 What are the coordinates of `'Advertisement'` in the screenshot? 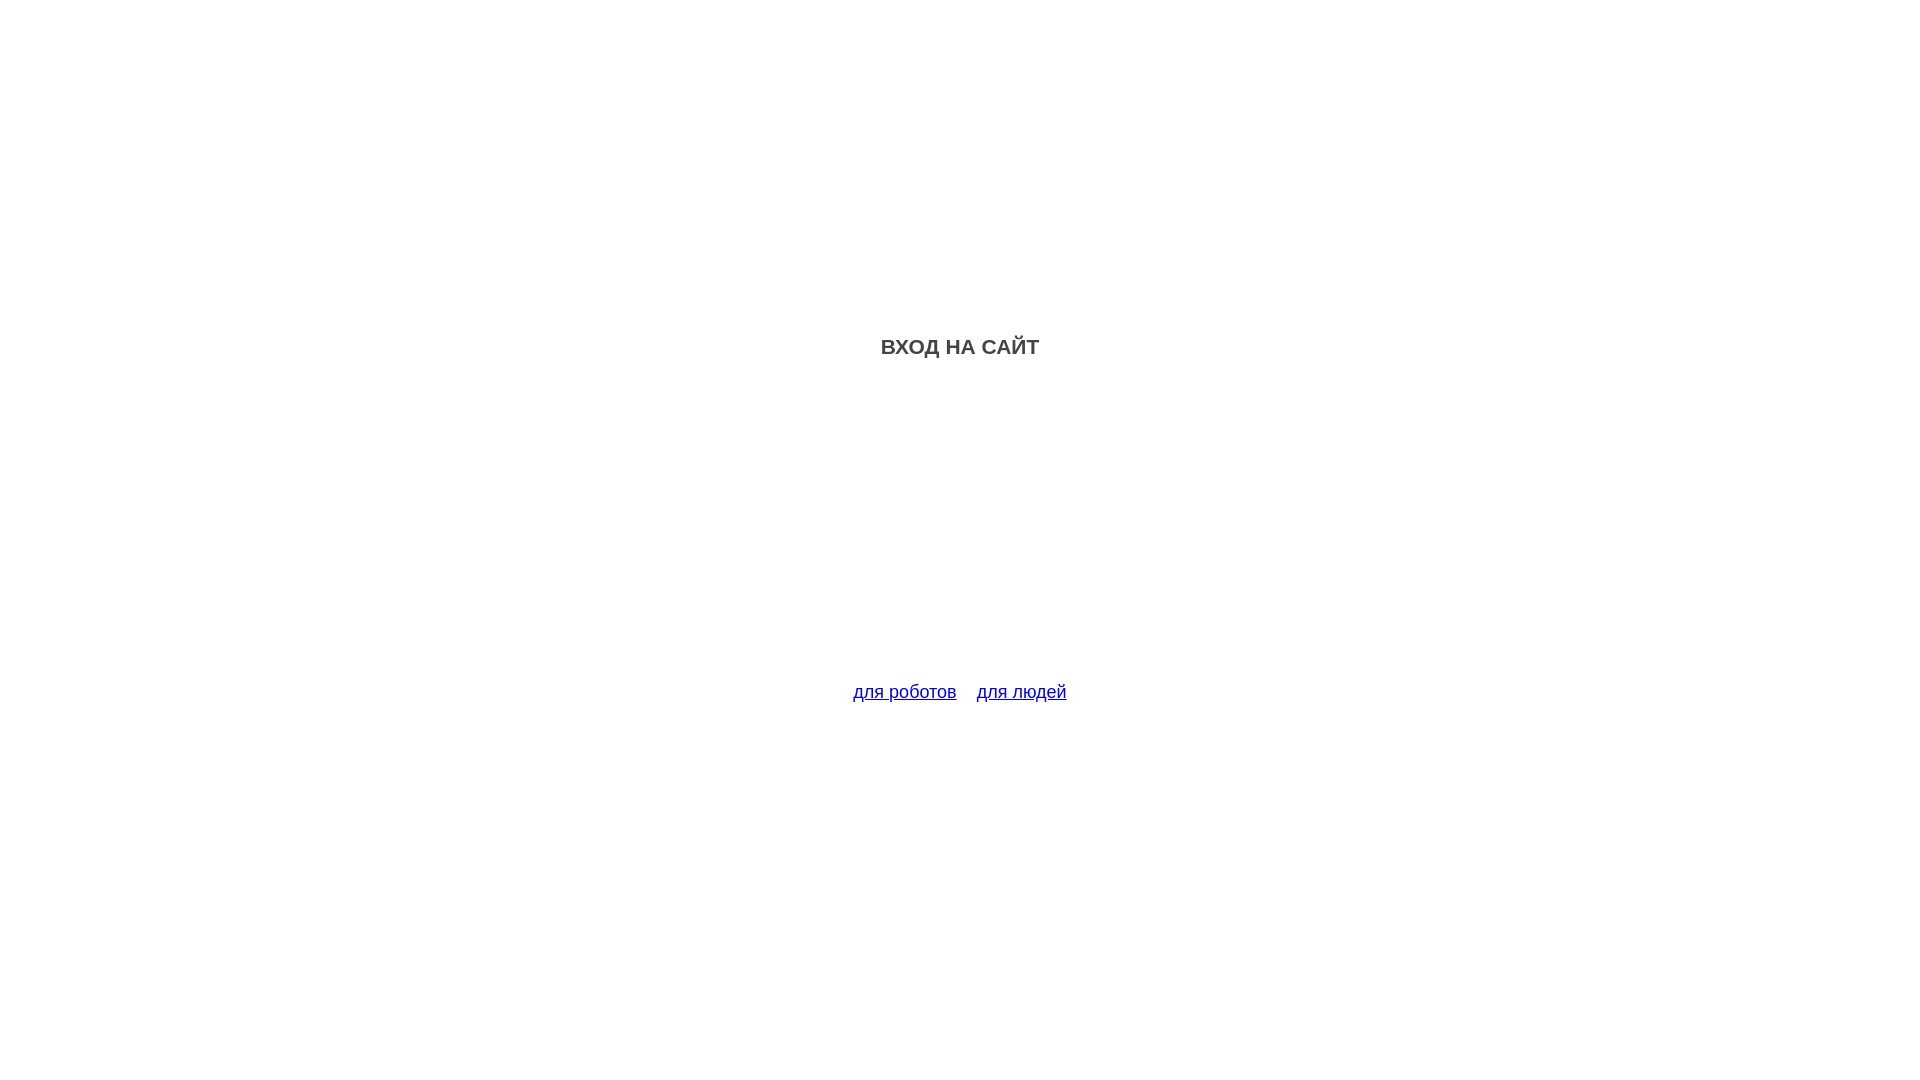 It's located at (960, 531).